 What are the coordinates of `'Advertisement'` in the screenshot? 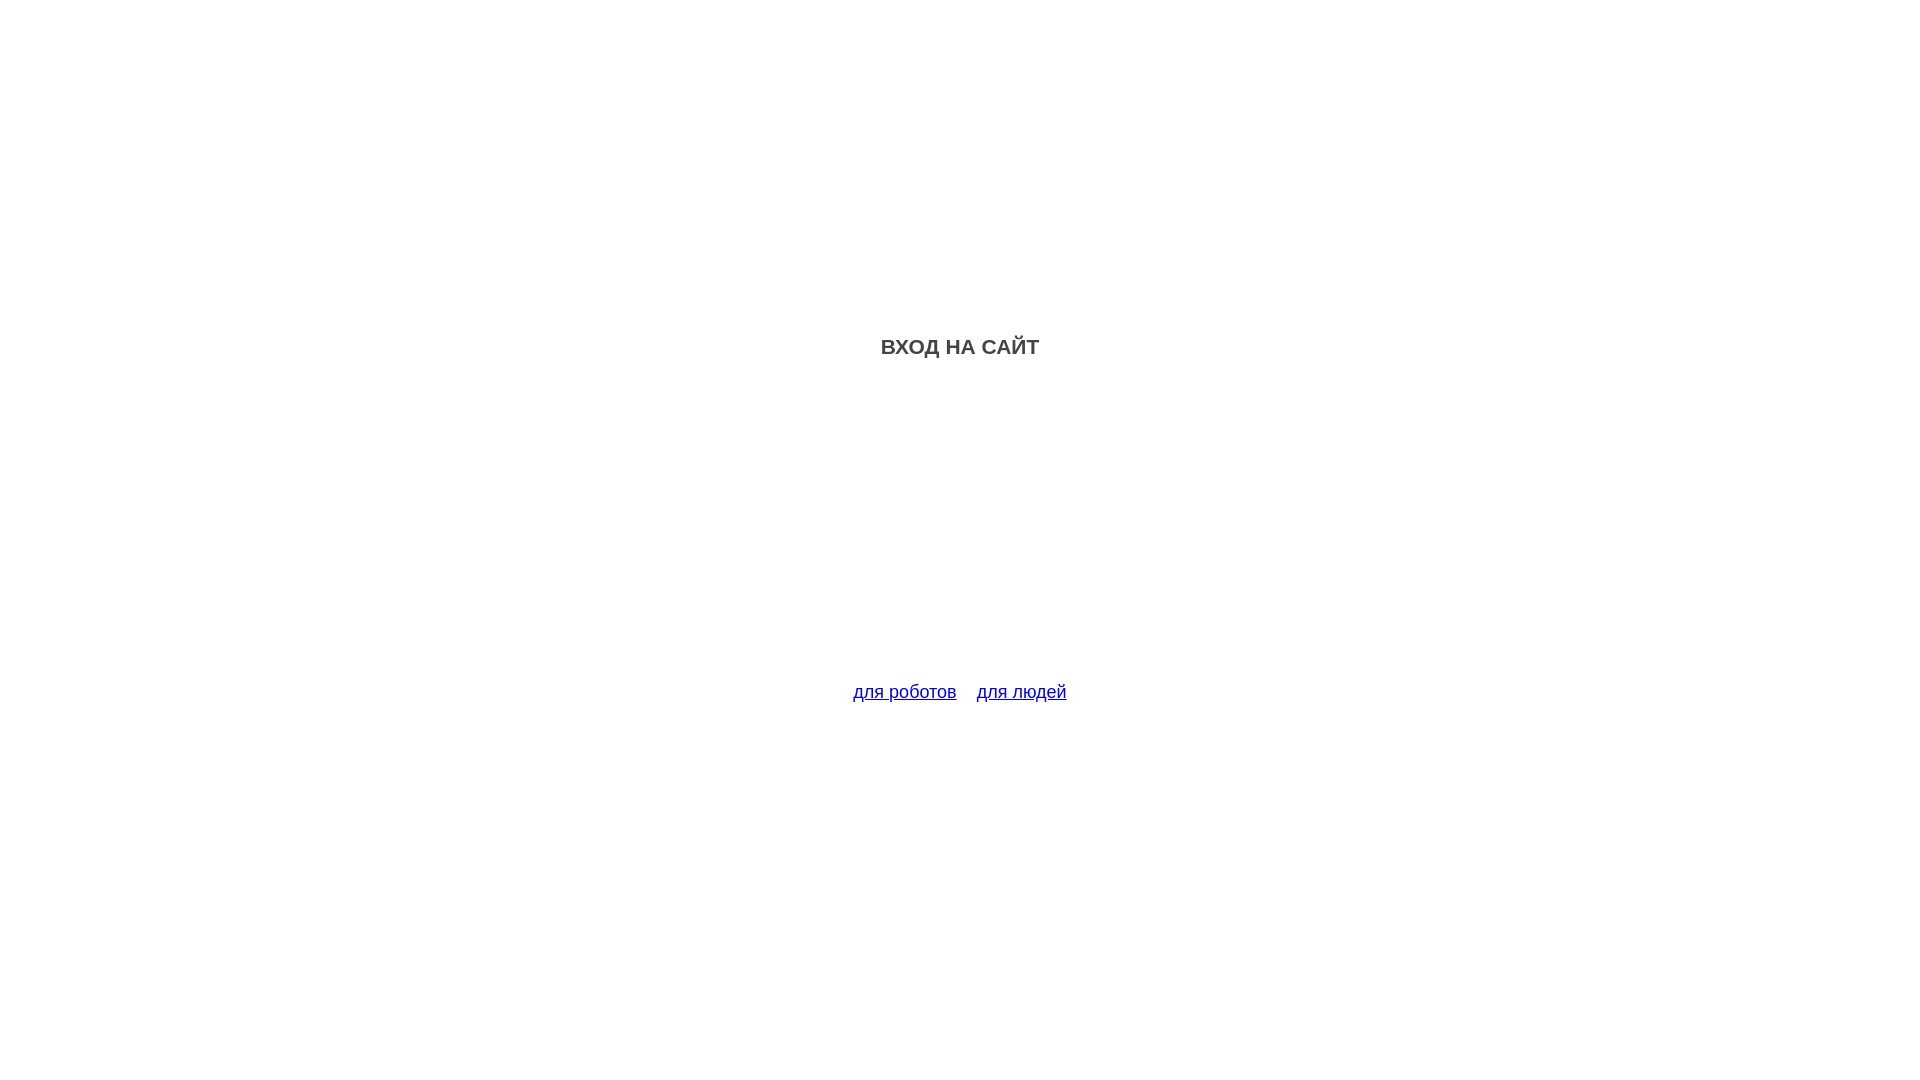 It's located at (960, 531).